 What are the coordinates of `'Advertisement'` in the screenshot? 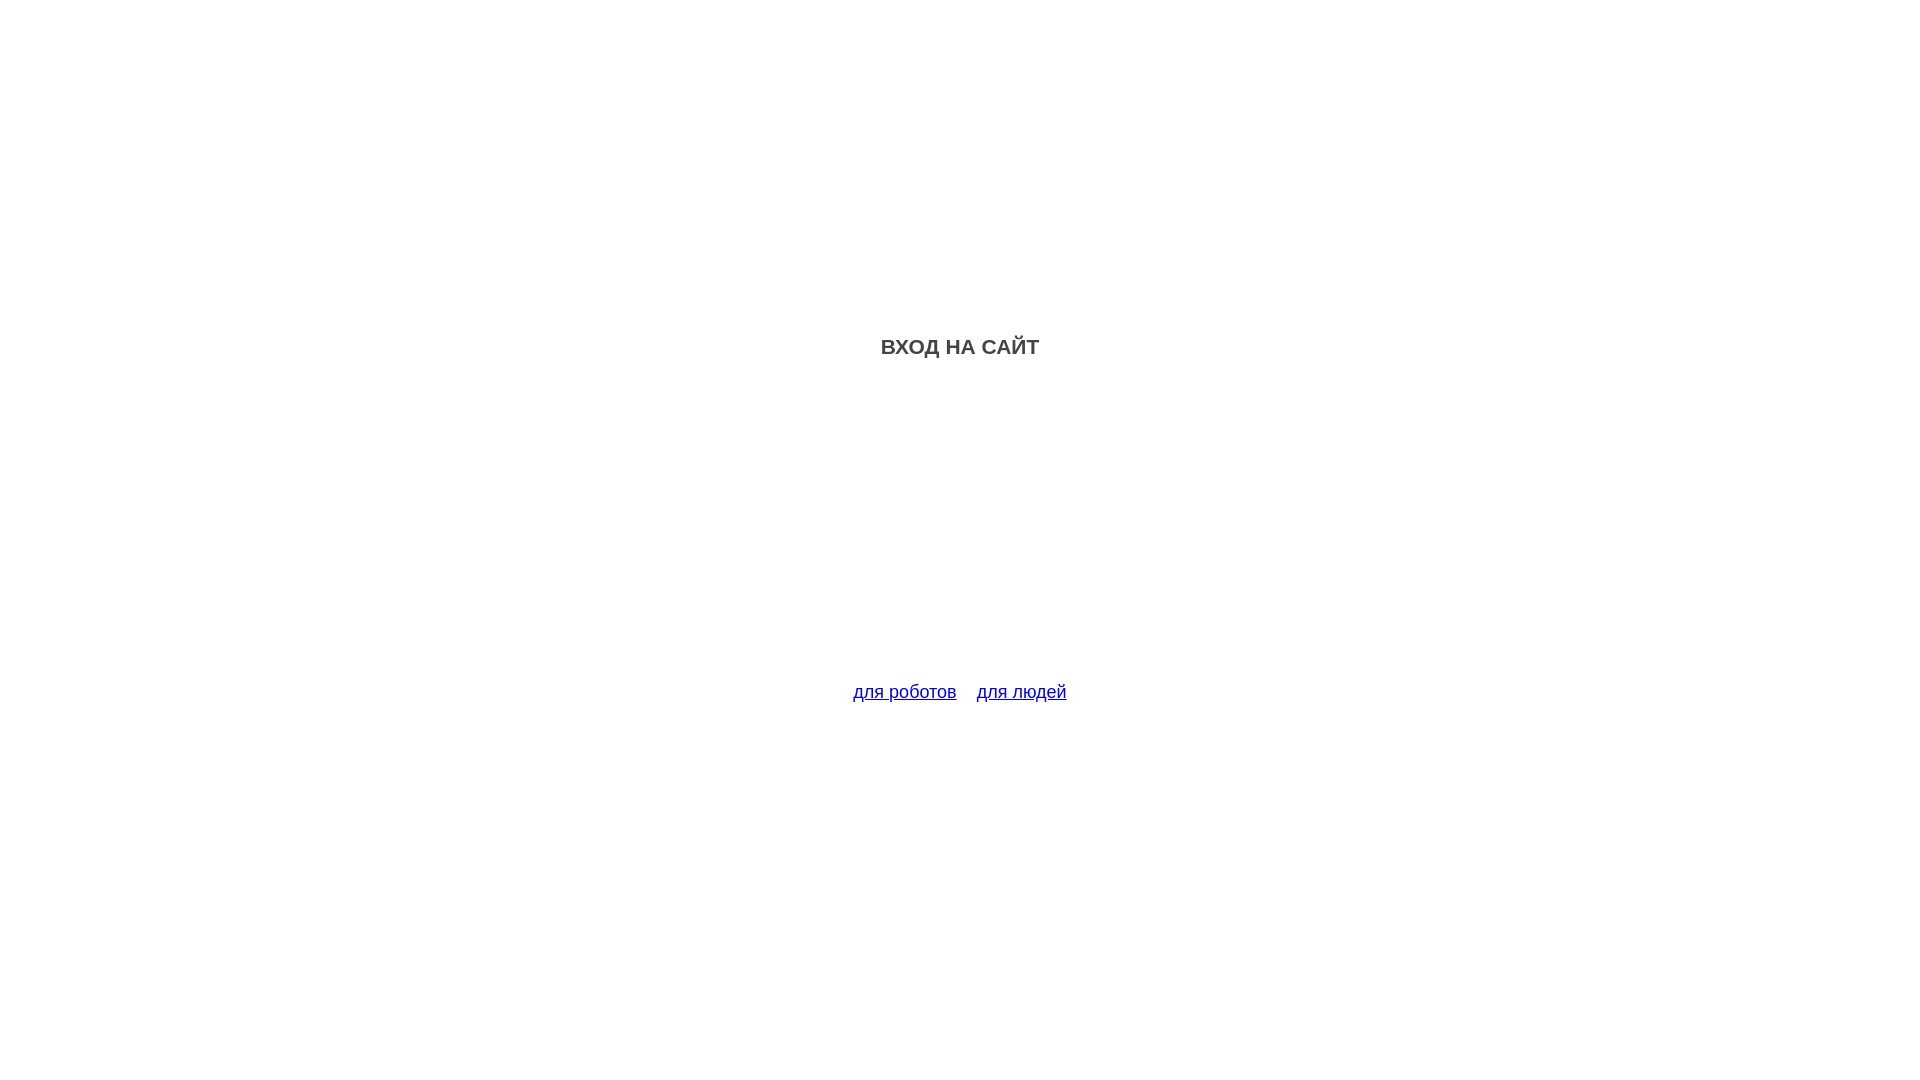 It's located at (960, 531).